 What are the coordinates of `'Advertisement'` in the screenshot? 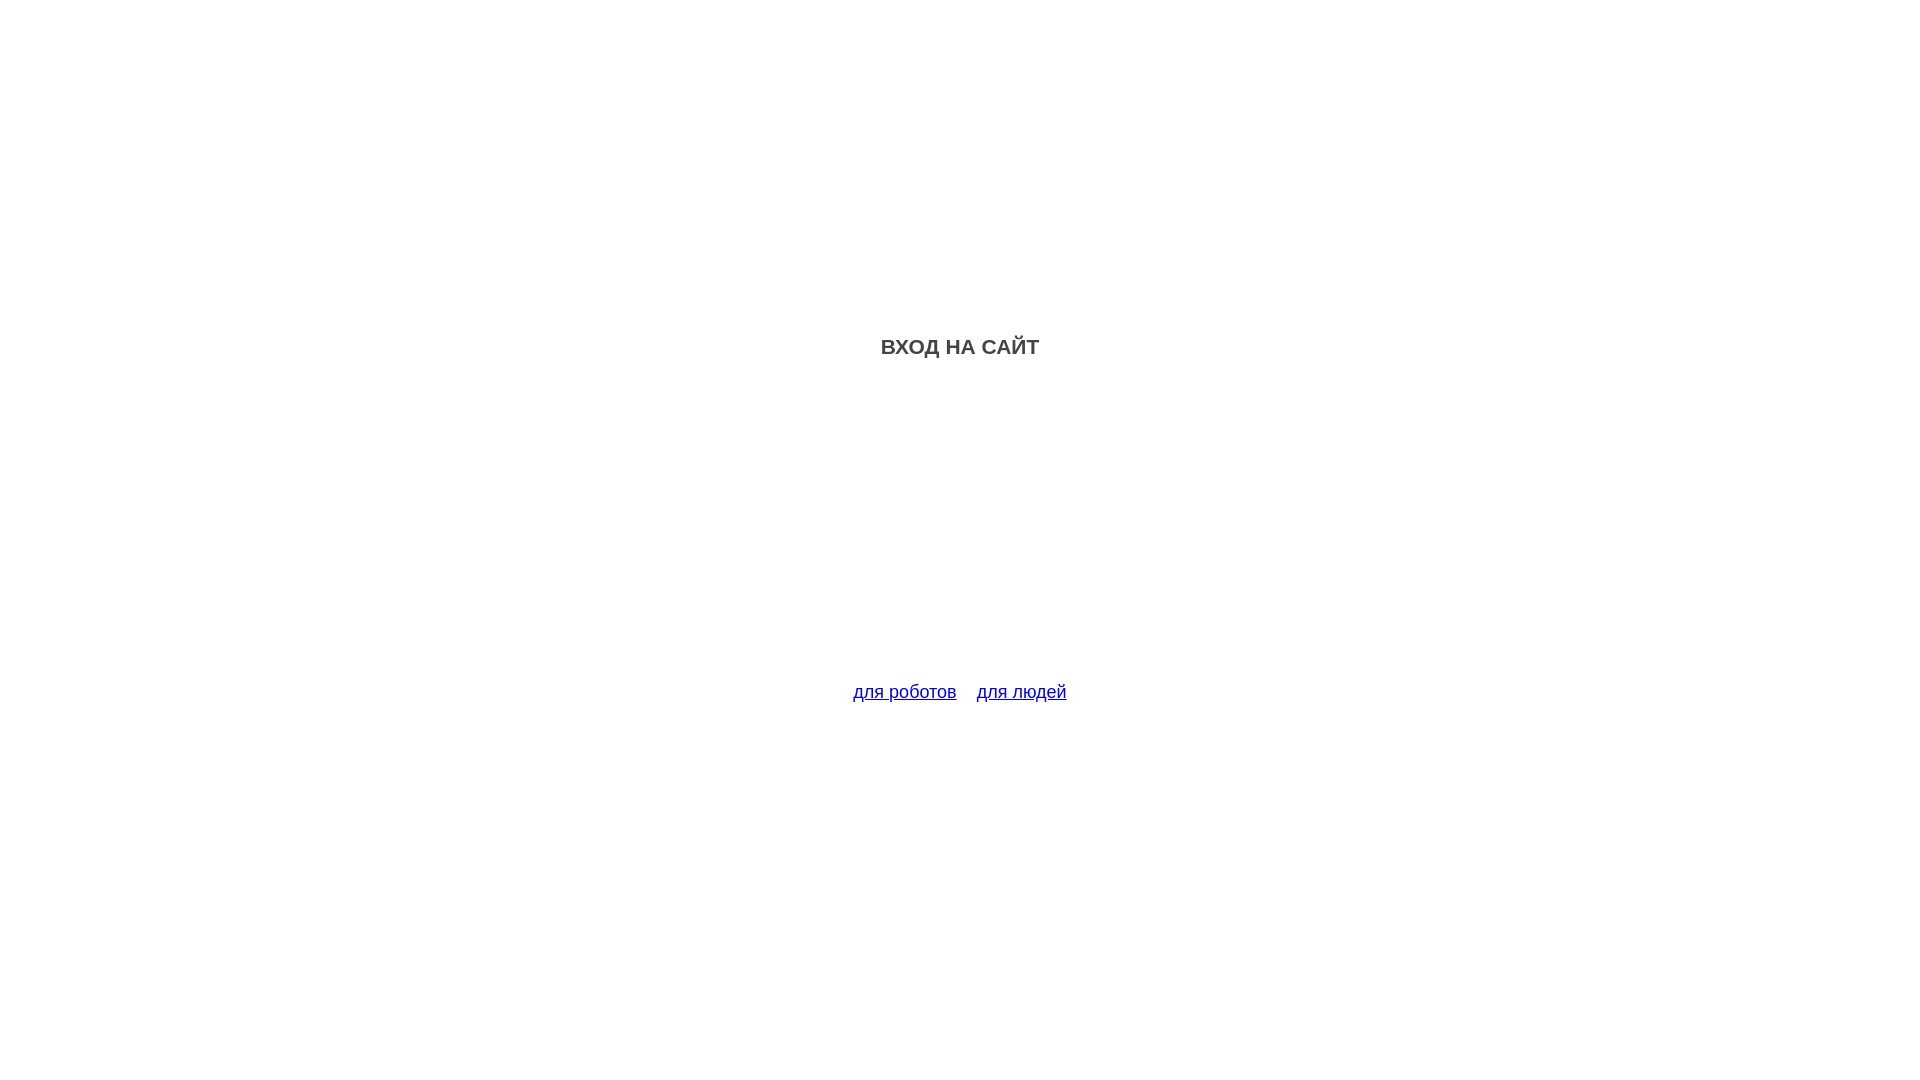 It's located at (960, 531).